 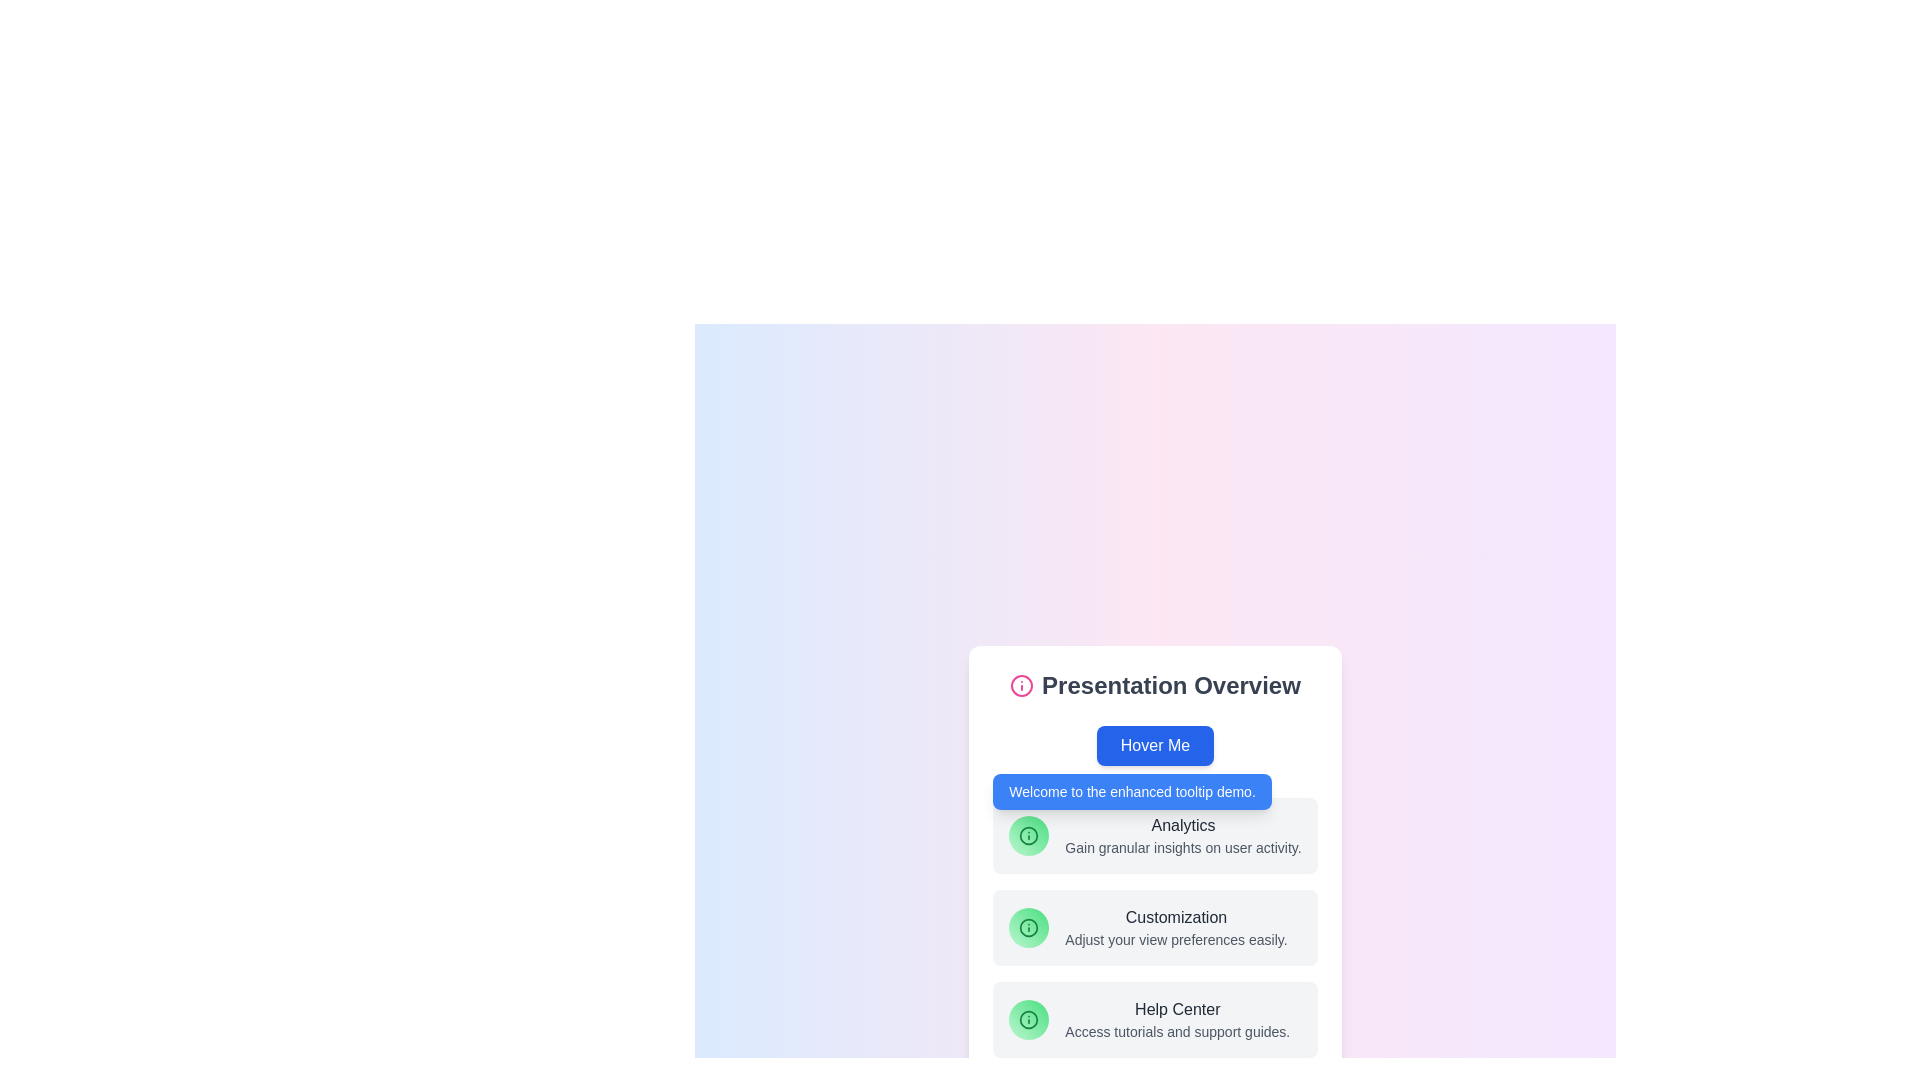 I want to click on the text element that says 'Adjust your view preferences easily.' located below the 'Customization' header in the customization section, so click(x=1176, y=940).